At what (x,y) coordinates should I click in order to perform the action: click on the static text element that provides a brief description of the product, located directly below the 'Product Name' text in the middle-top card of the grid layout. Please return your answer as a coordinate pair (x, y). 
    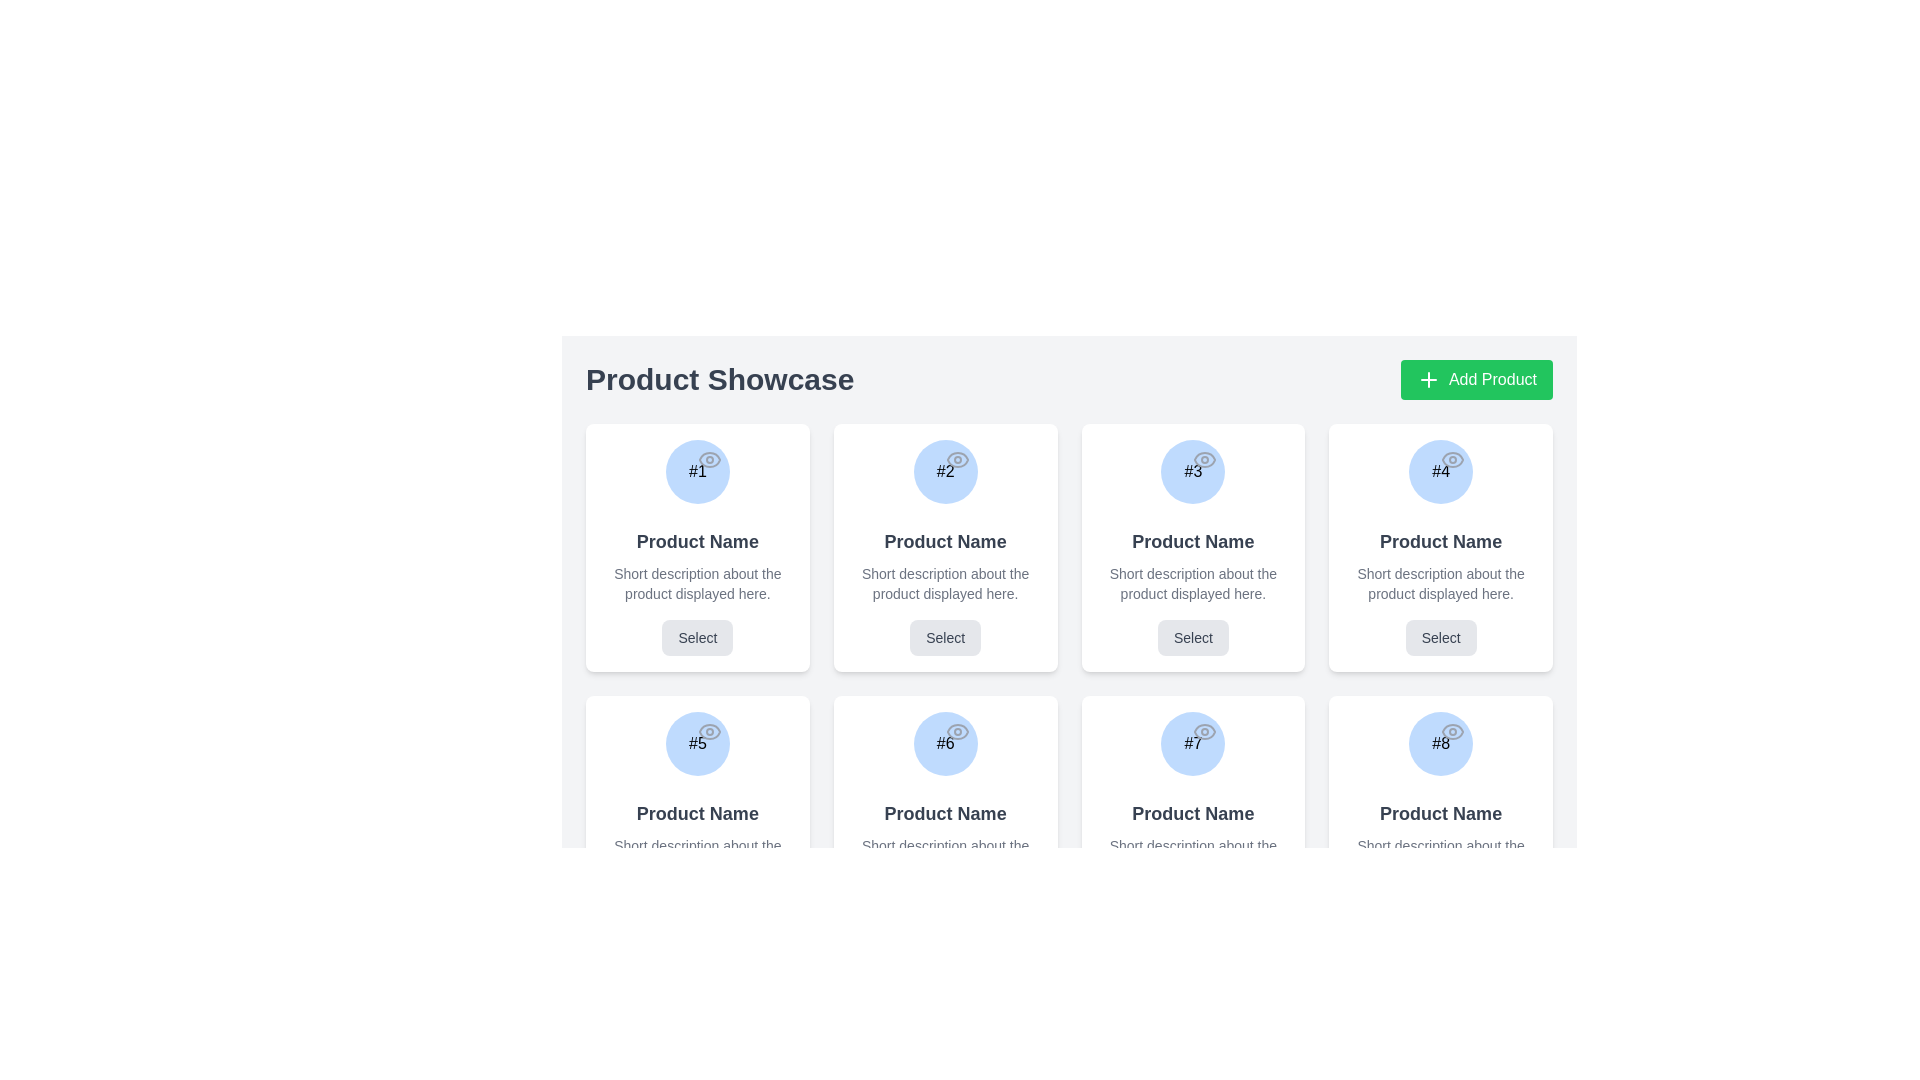
    Looking at the image, I should click on (944, 583).